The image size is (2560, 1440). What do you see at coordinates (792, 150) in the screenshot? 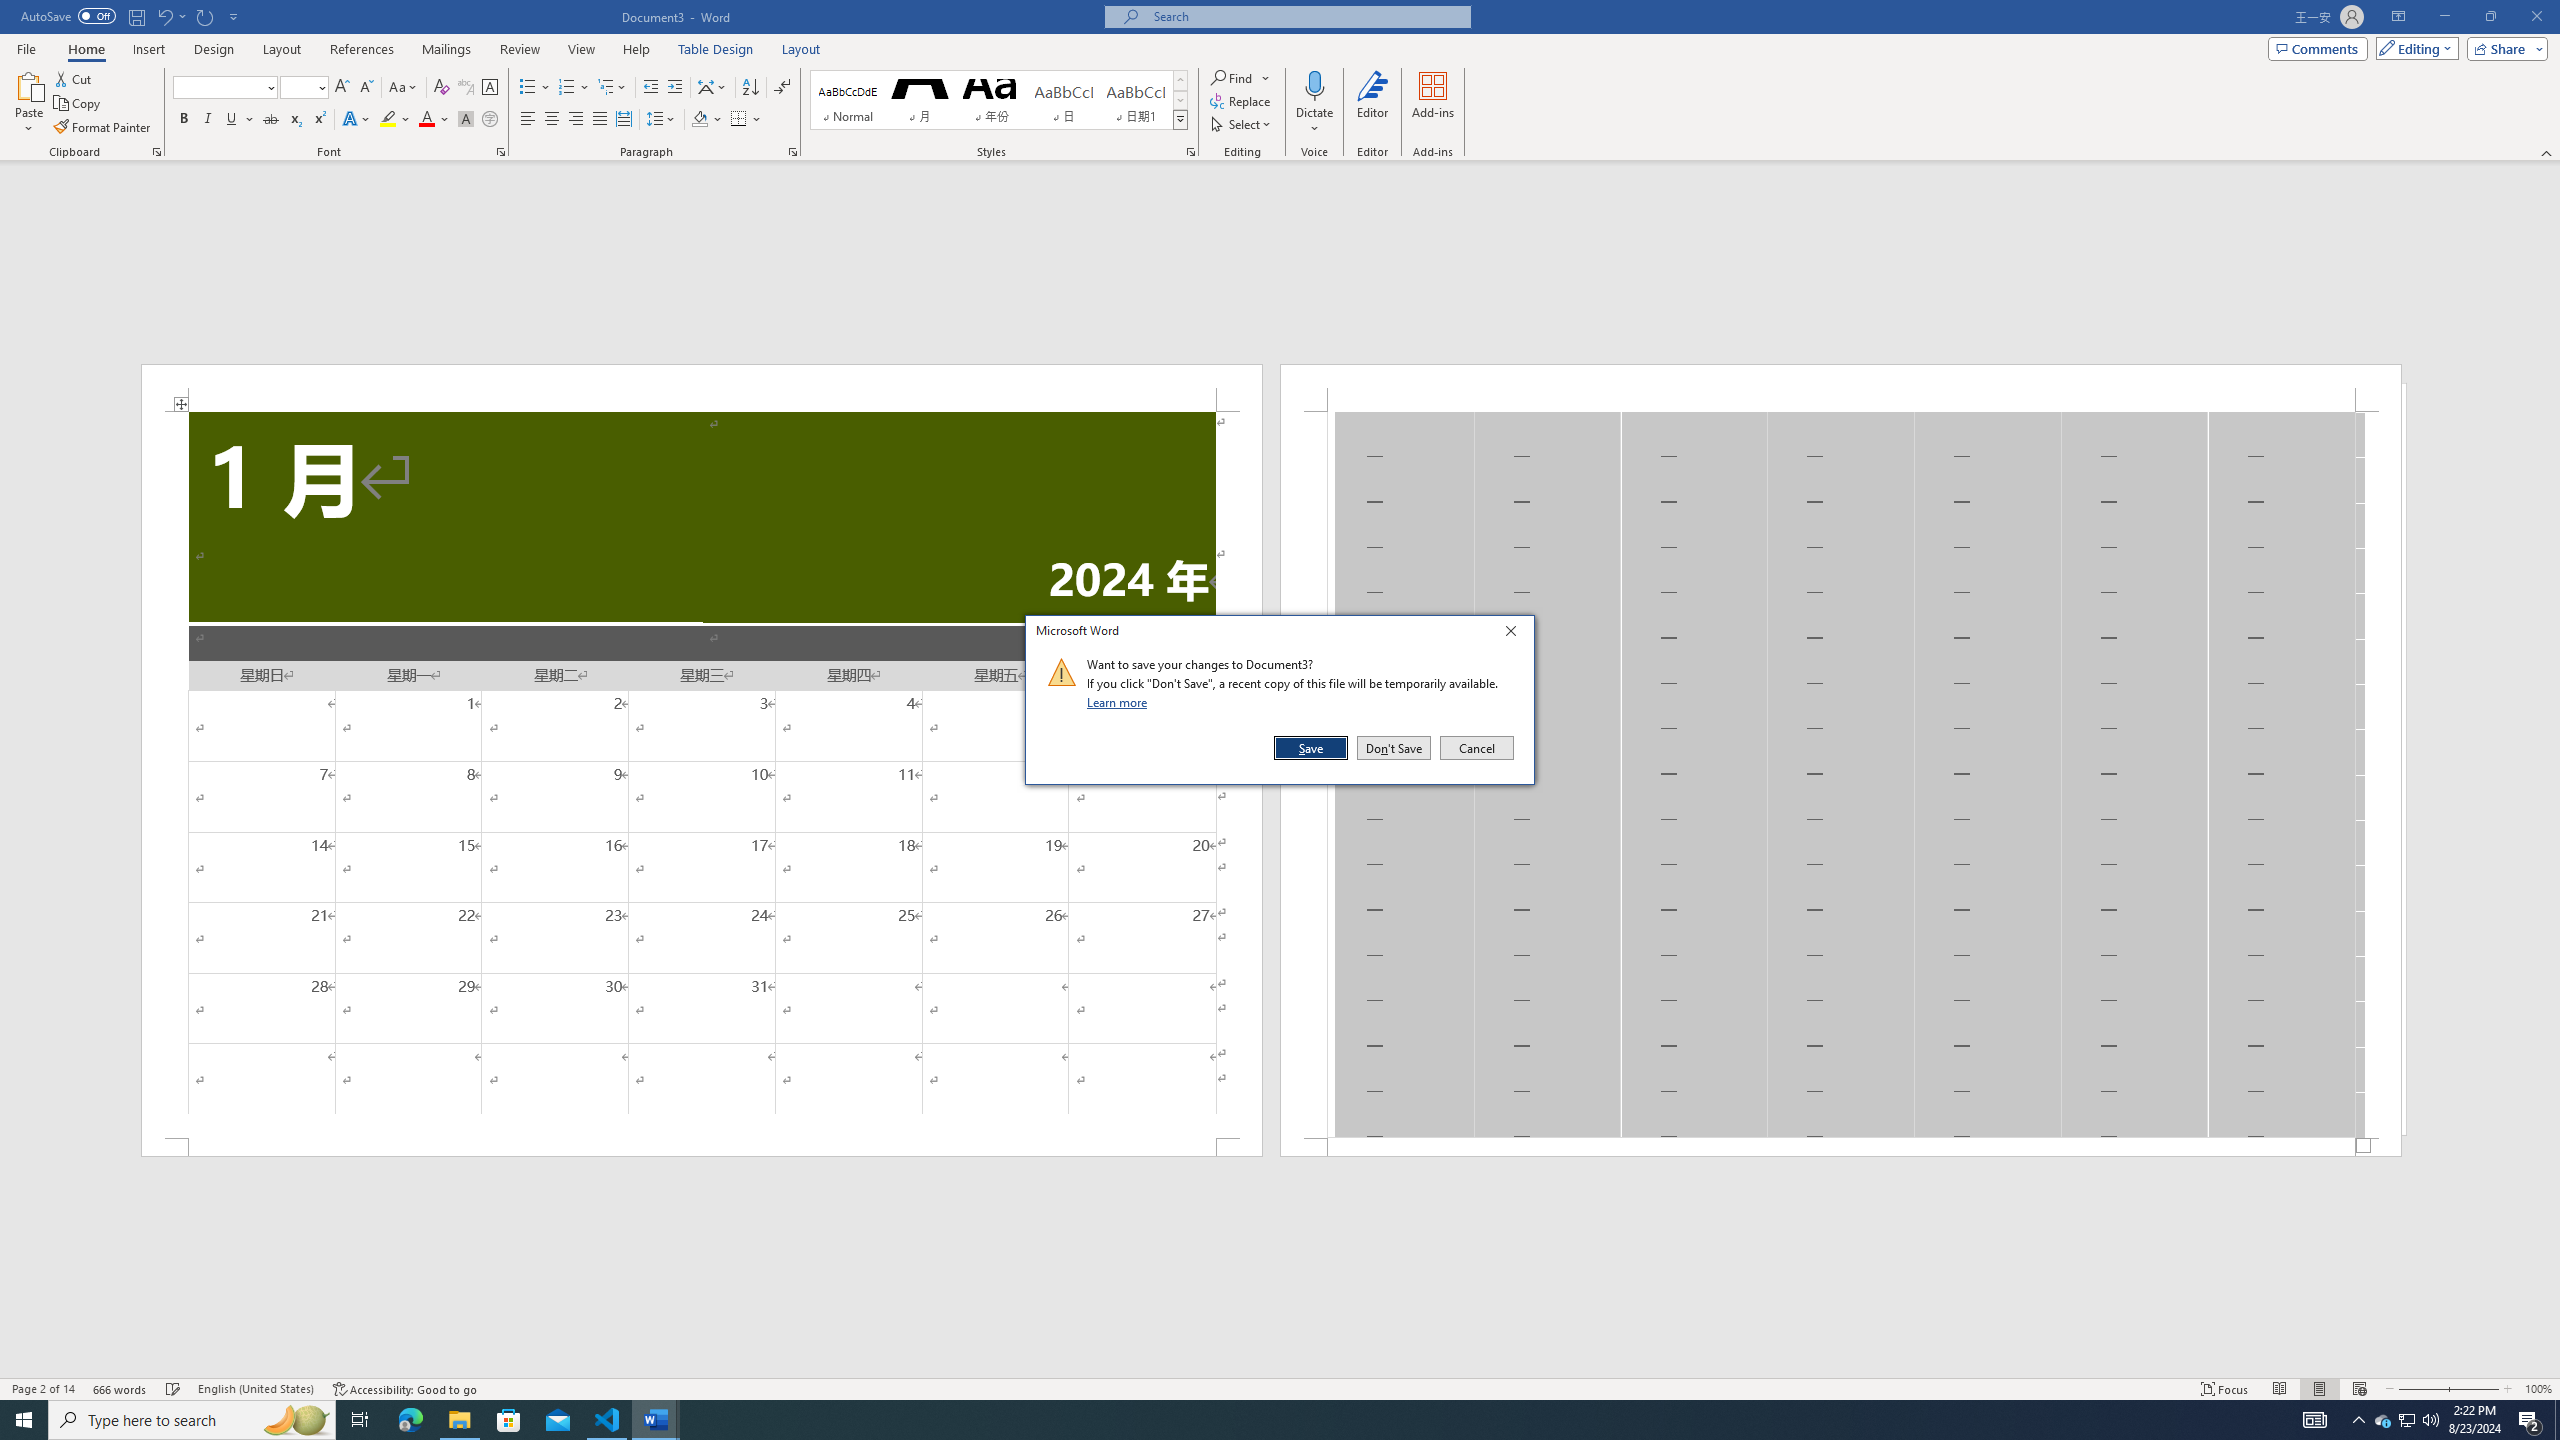
I see `'Paragraph...'` at bounding box center [792, 150].